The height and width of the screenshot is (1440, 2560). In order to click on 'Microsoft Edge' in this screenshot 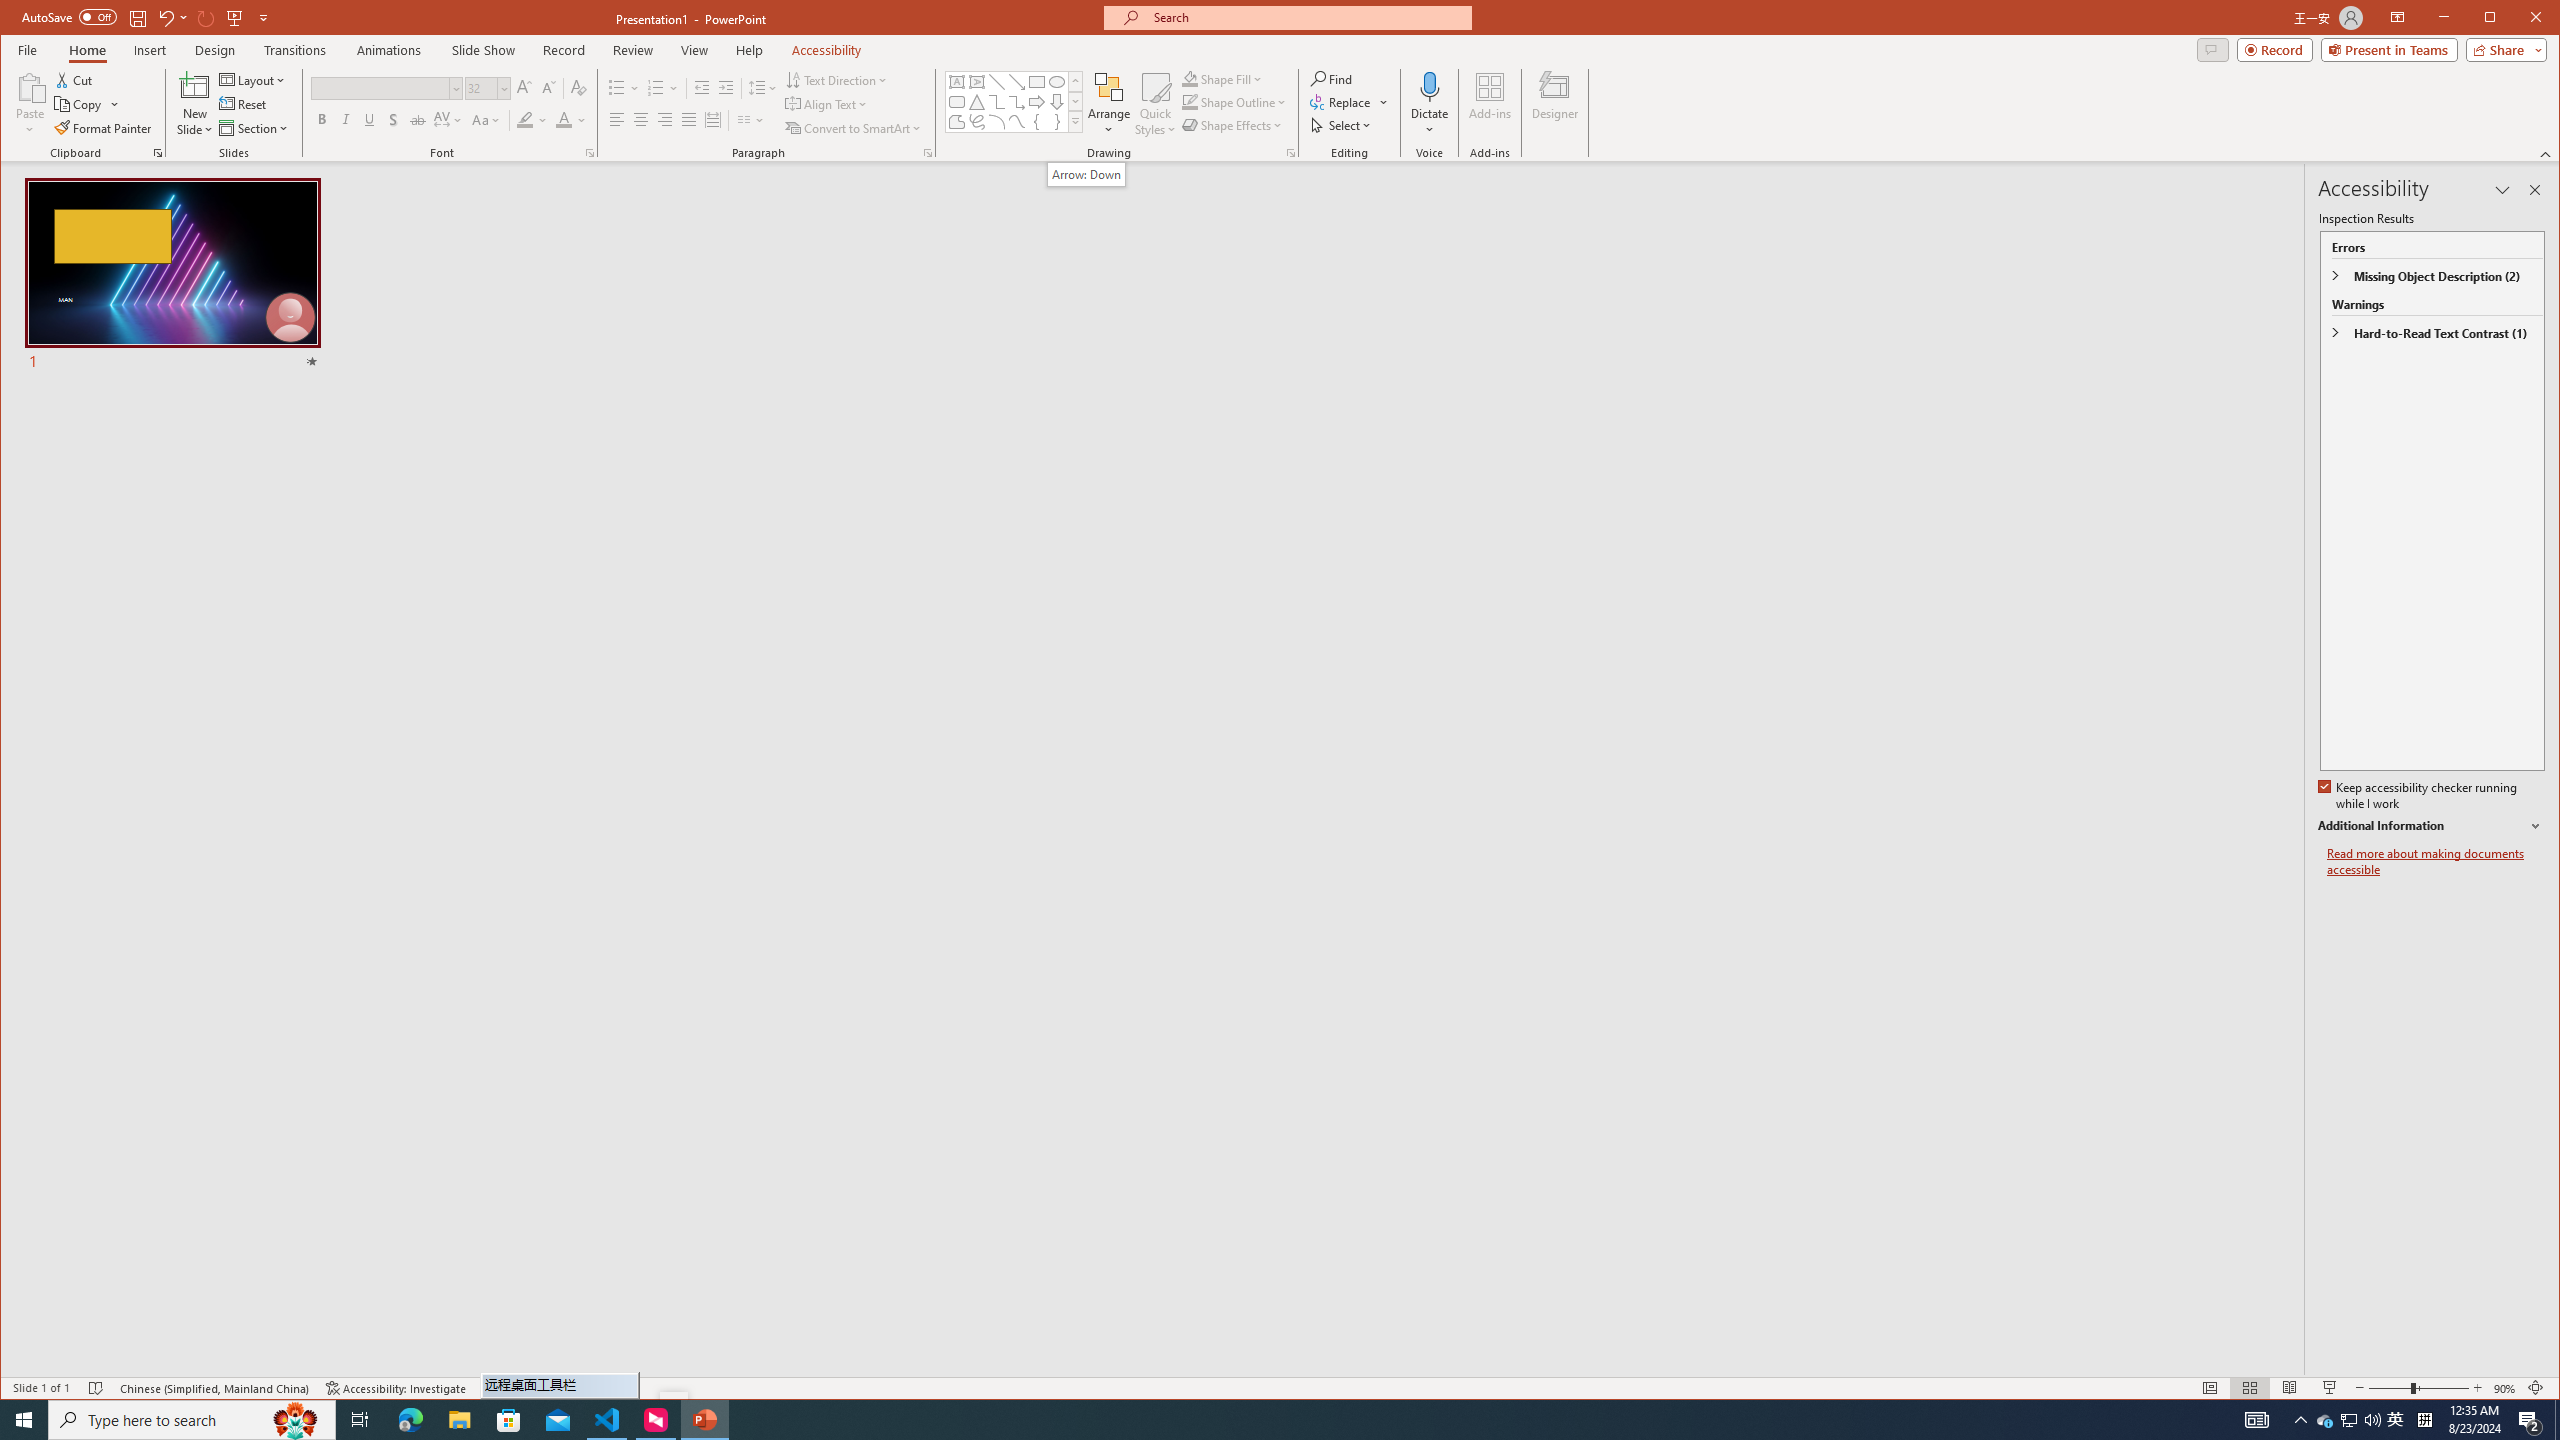, I will do `click(409, 1418)`.